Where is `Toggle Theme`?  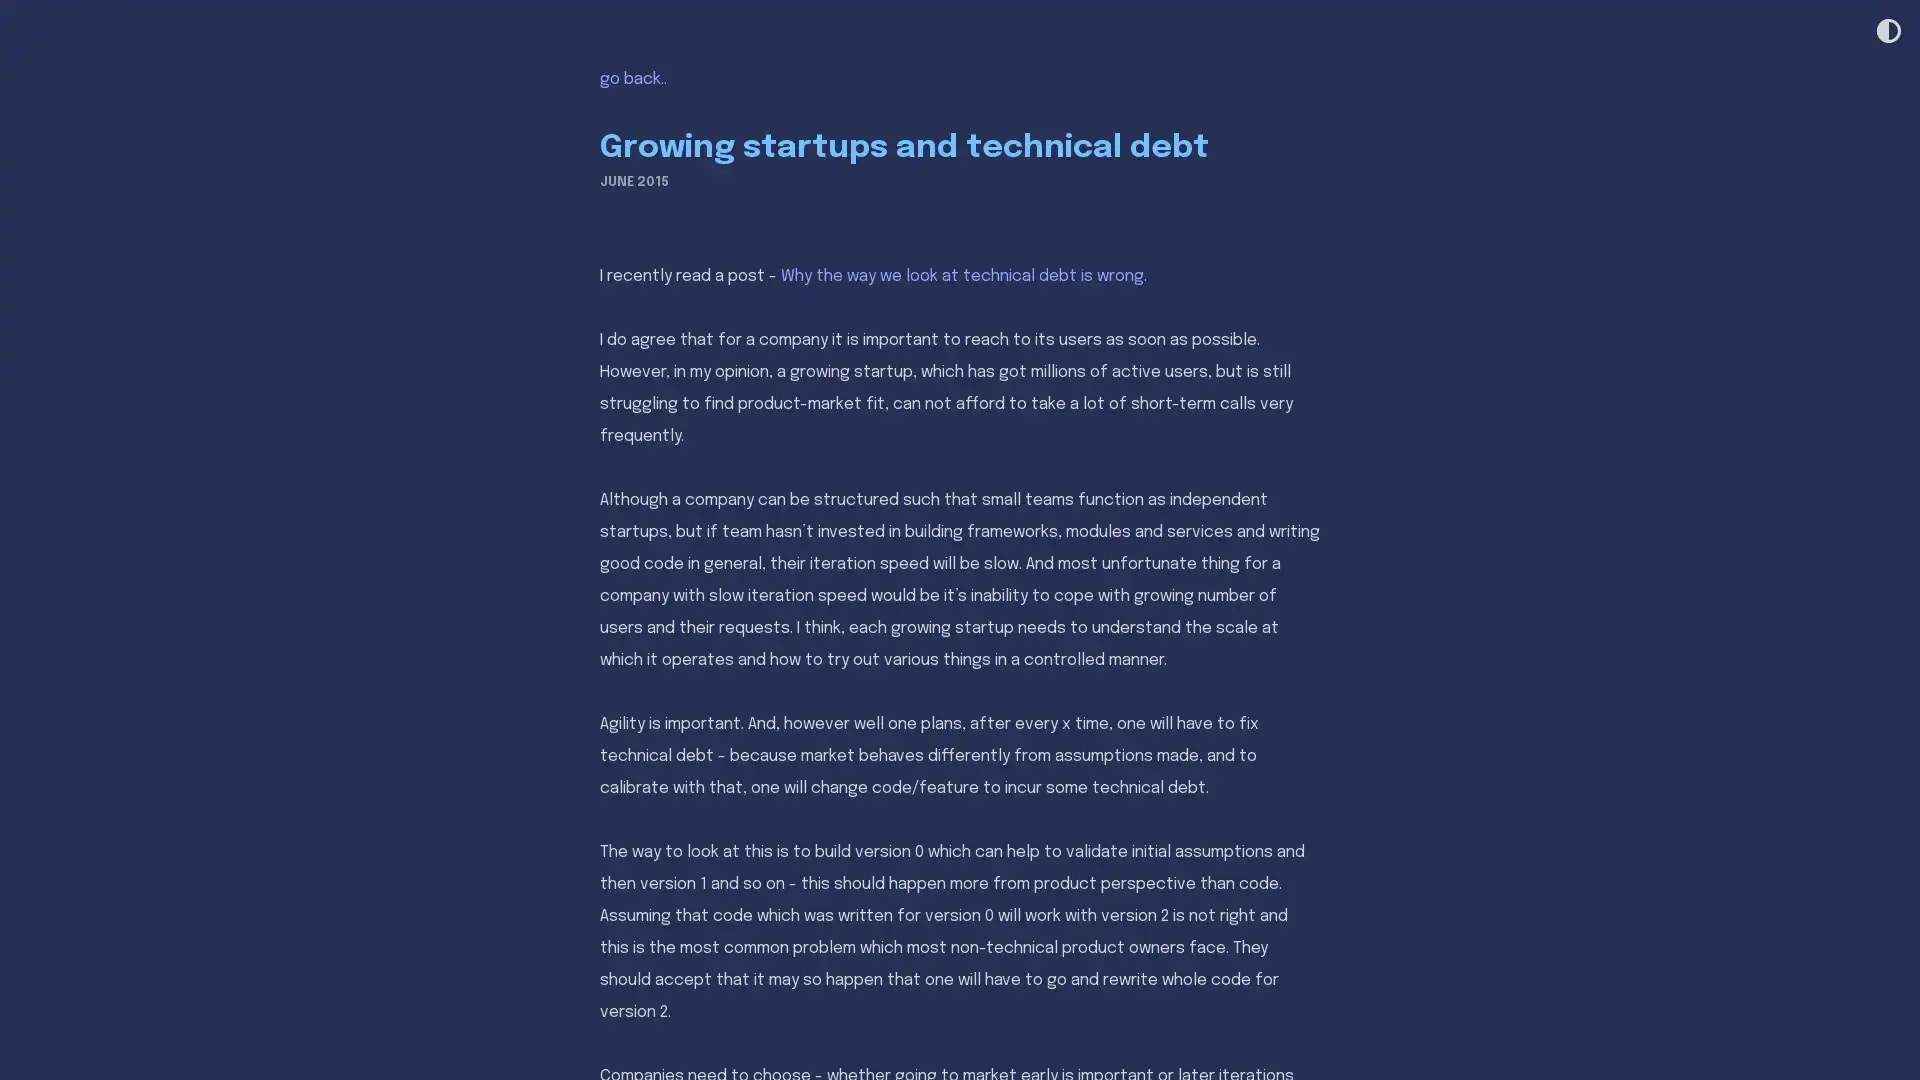 Toggle Theme is located at coordinates (1886, 32).